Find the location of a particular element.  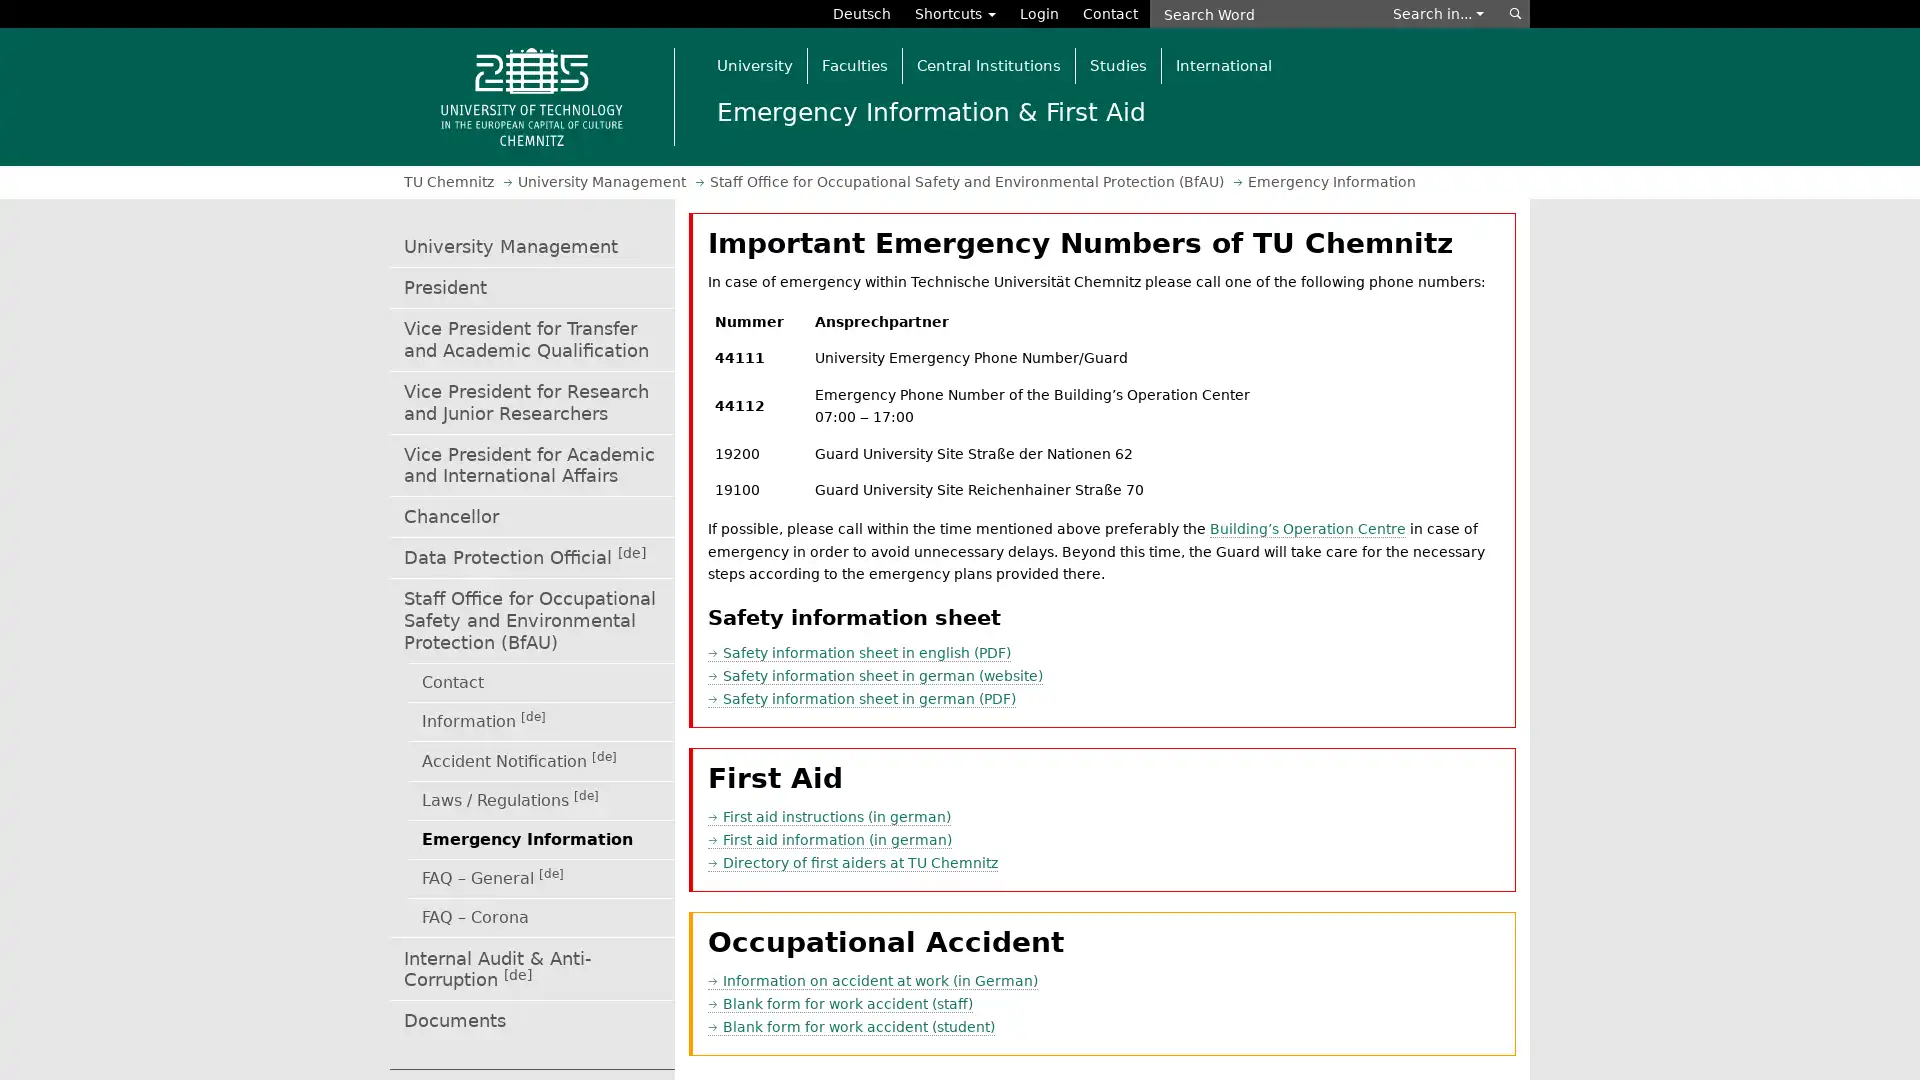

Central Institutions is located at coordinates (988, 64).